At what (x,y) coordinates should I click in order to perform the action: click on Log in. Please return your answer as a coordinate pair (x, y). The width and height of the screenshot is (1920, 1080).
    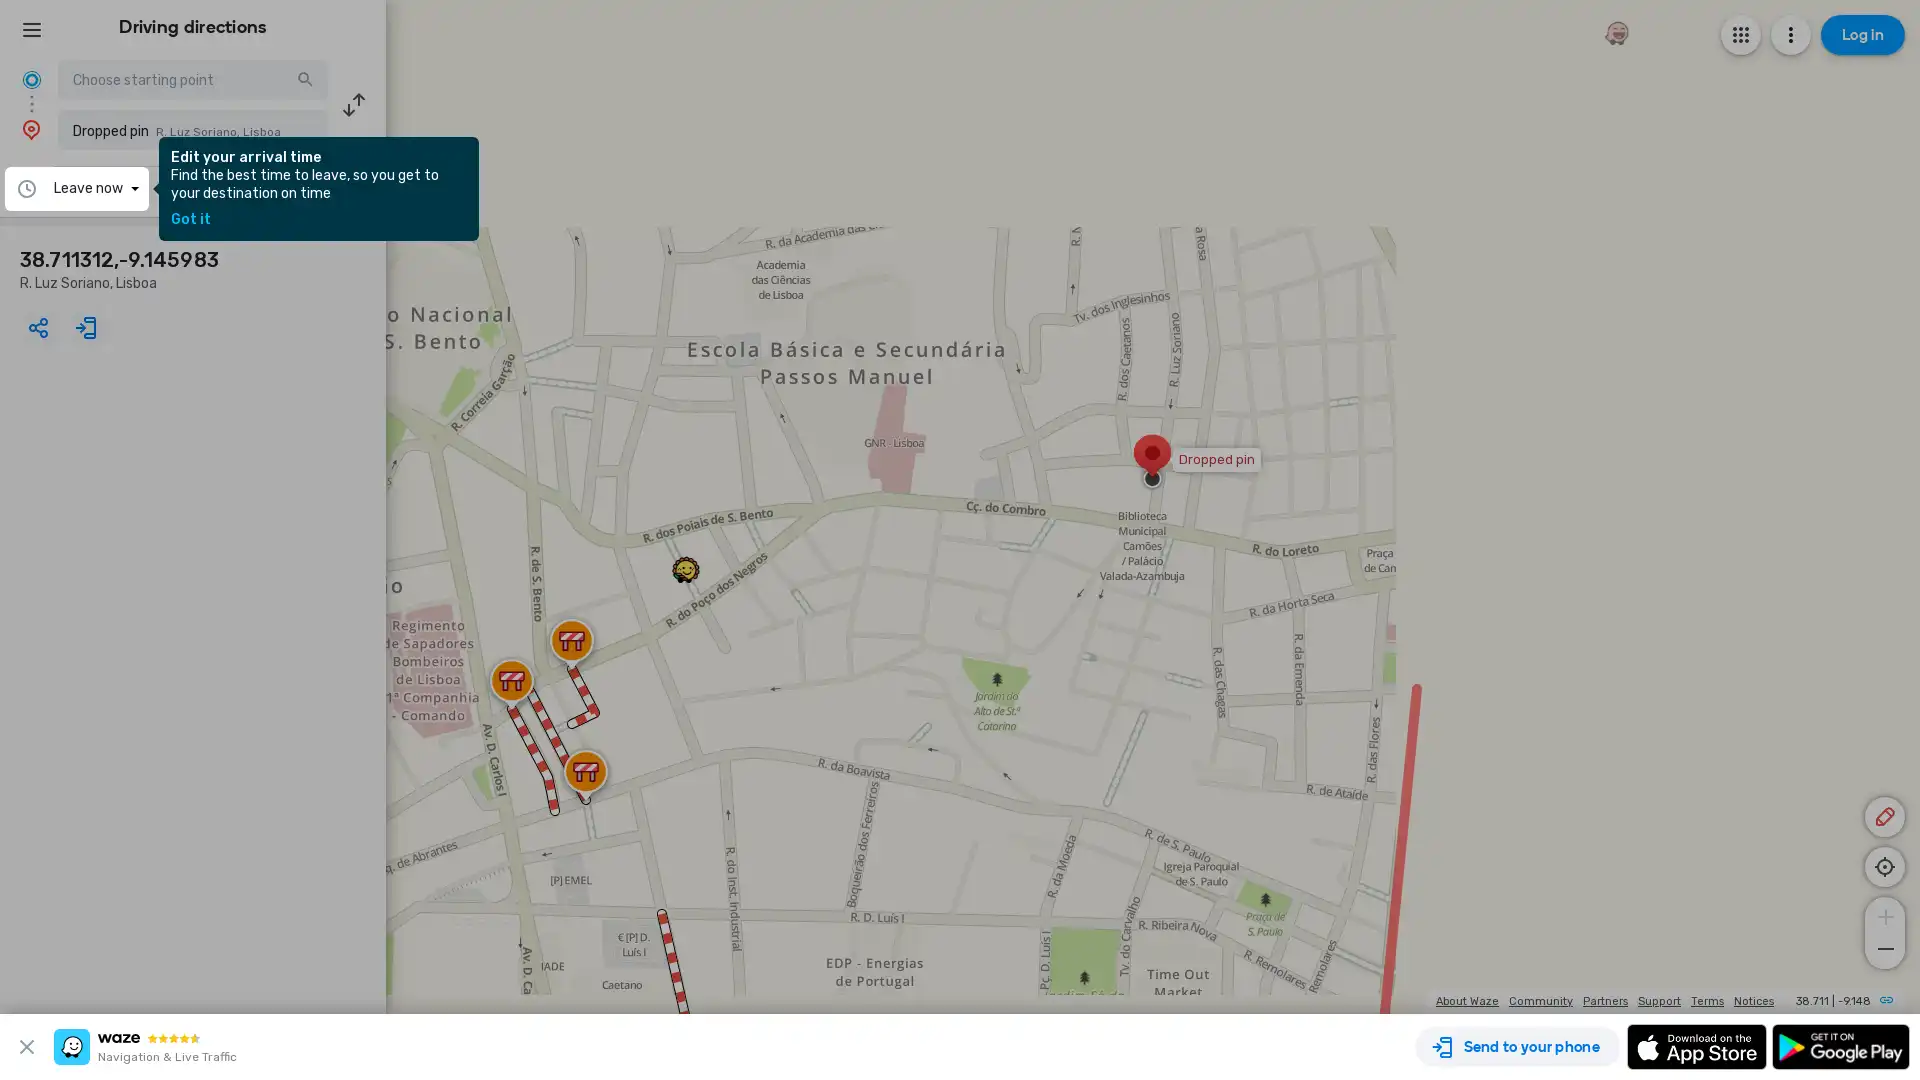
    Looking at the image, I should click on (1861, 34).